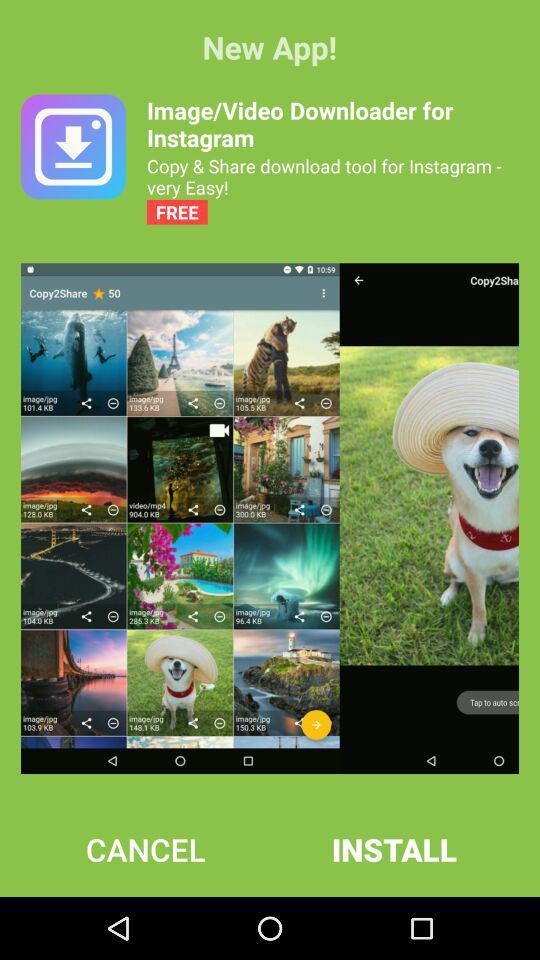  What do you see at coordinates (394, 848) in the screenshot?
I see `item to the right of the cancel` at bounding box center [394, 848].